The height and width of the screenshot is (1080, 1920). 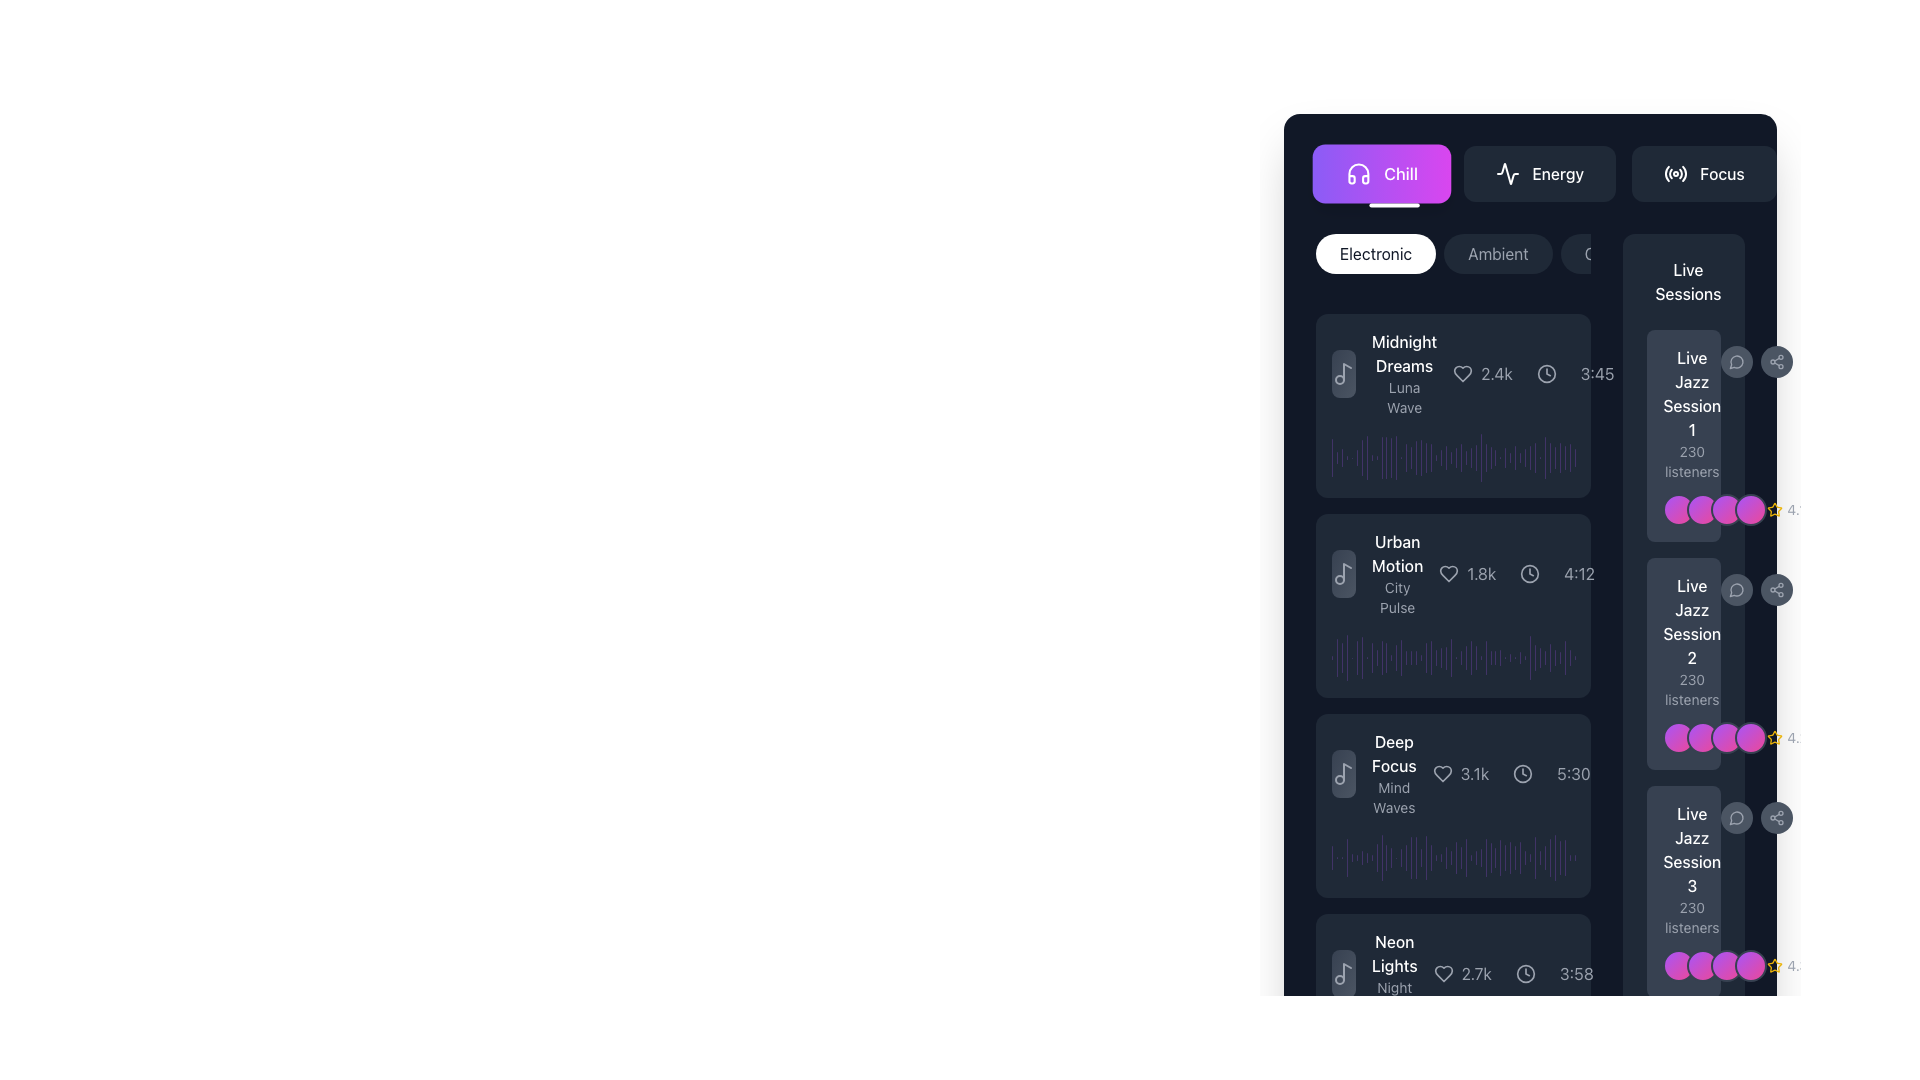 I want to click on the small yellow star icon representing a rating indicator, located between the pink circles and the numerical text '4.2', so click(x=1775, y=737).